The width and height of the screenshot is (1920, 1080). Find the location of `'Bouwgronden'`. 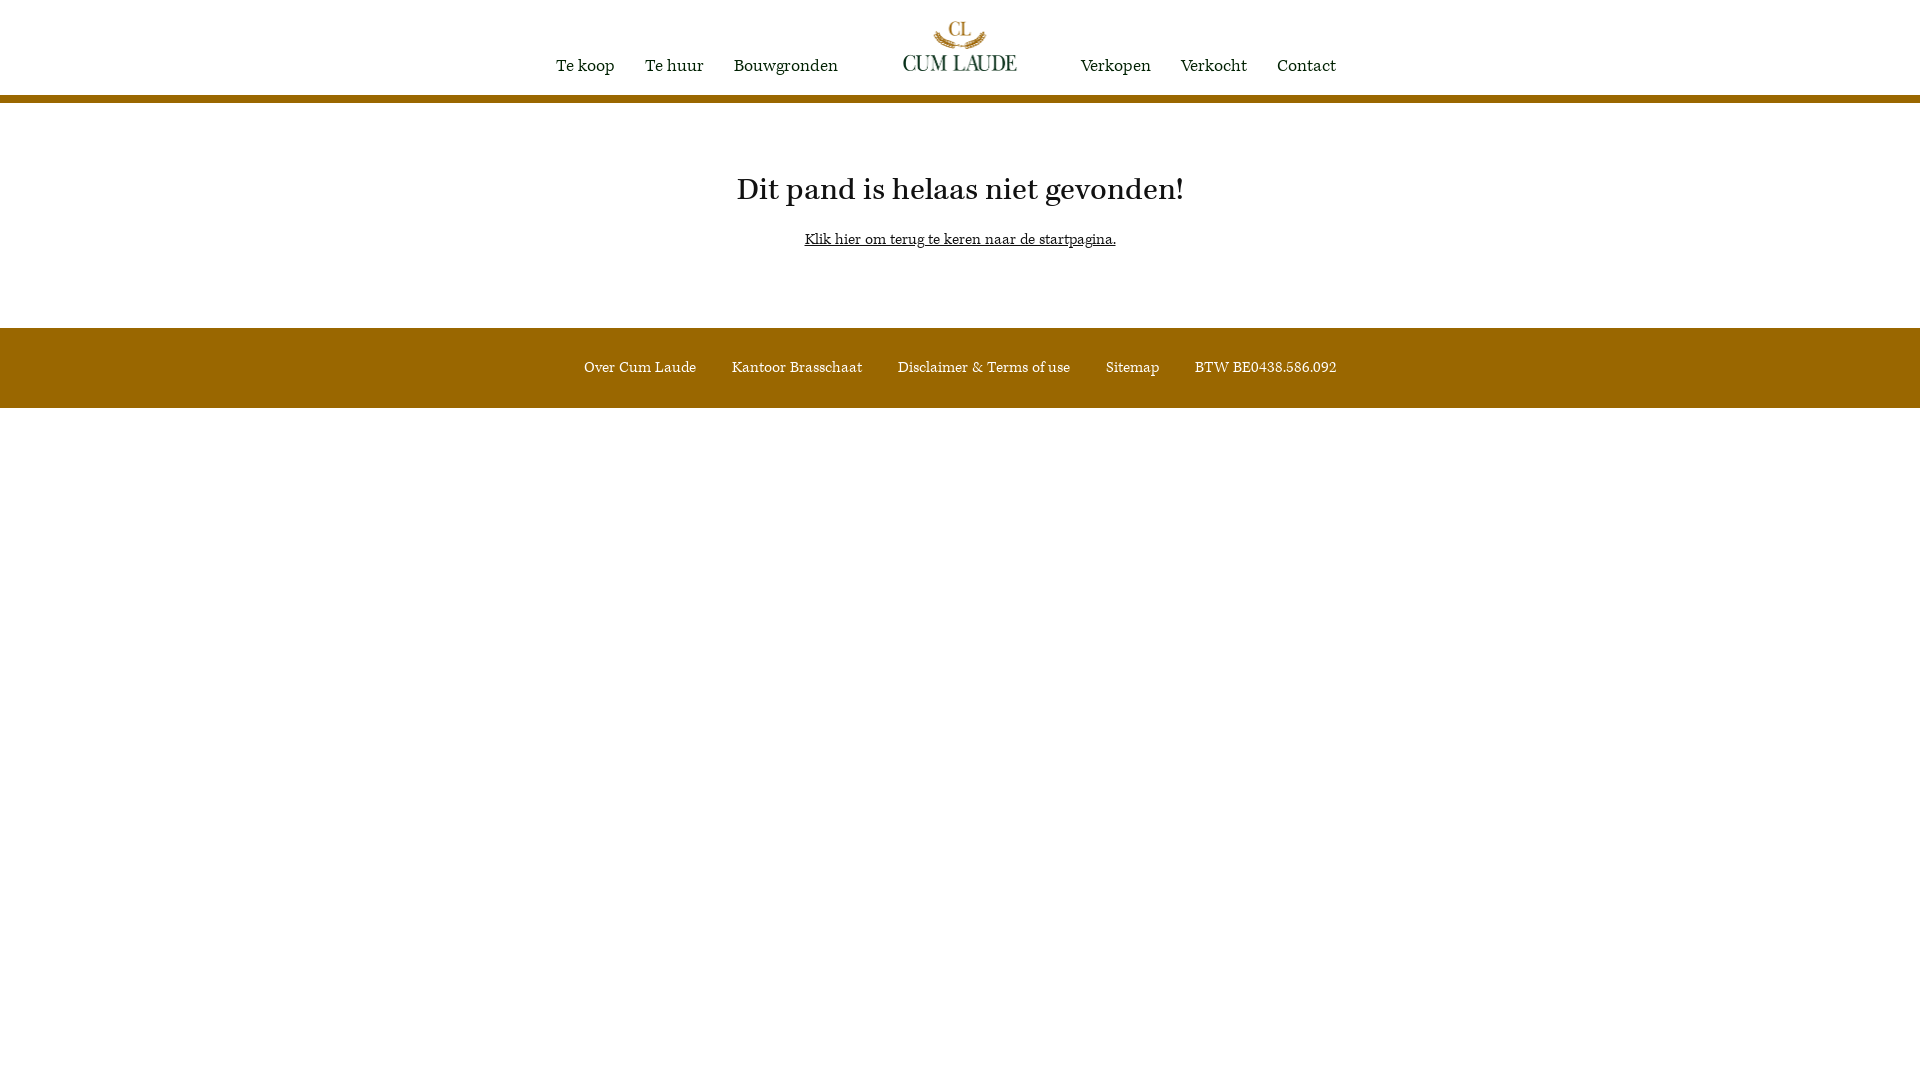

'Bouwgronden' is located at coordinates (785, 64).